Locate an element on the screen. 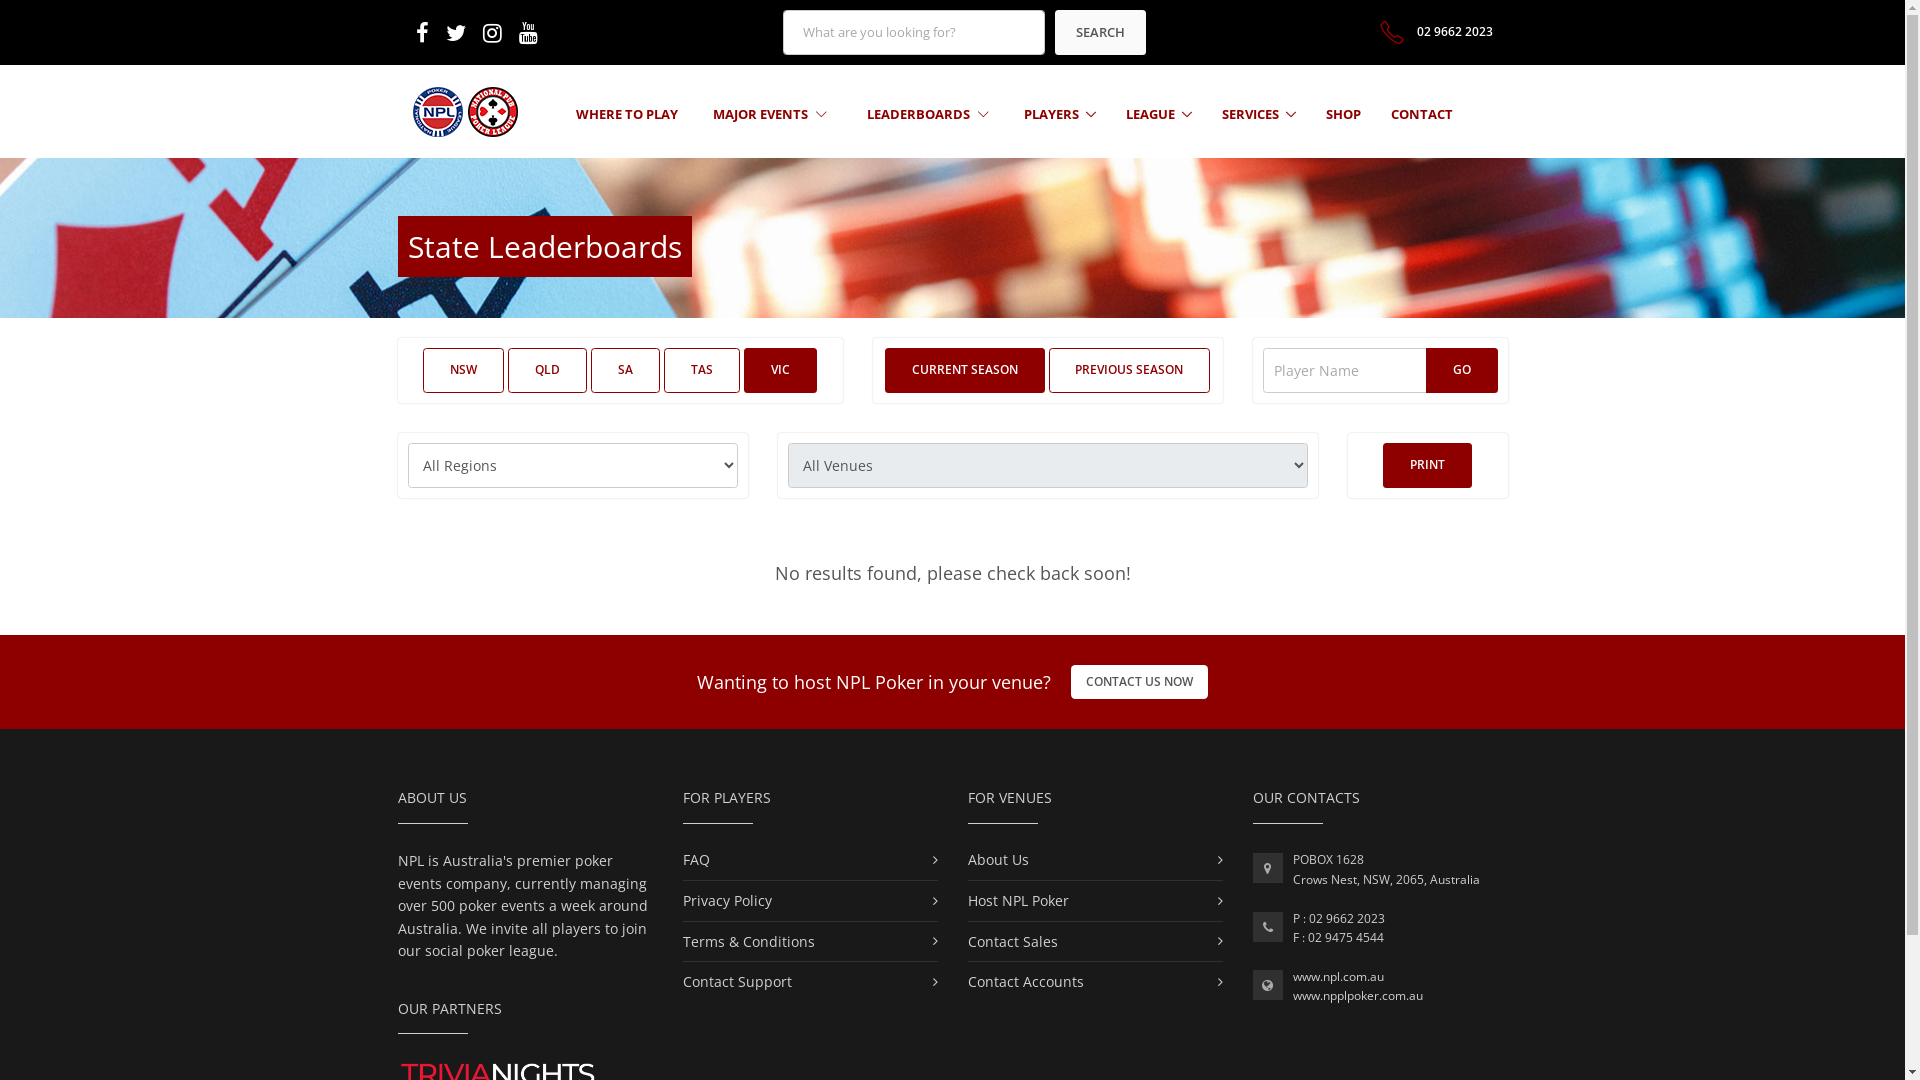  'LEAGUE' is located at coordinates (1158, 114).